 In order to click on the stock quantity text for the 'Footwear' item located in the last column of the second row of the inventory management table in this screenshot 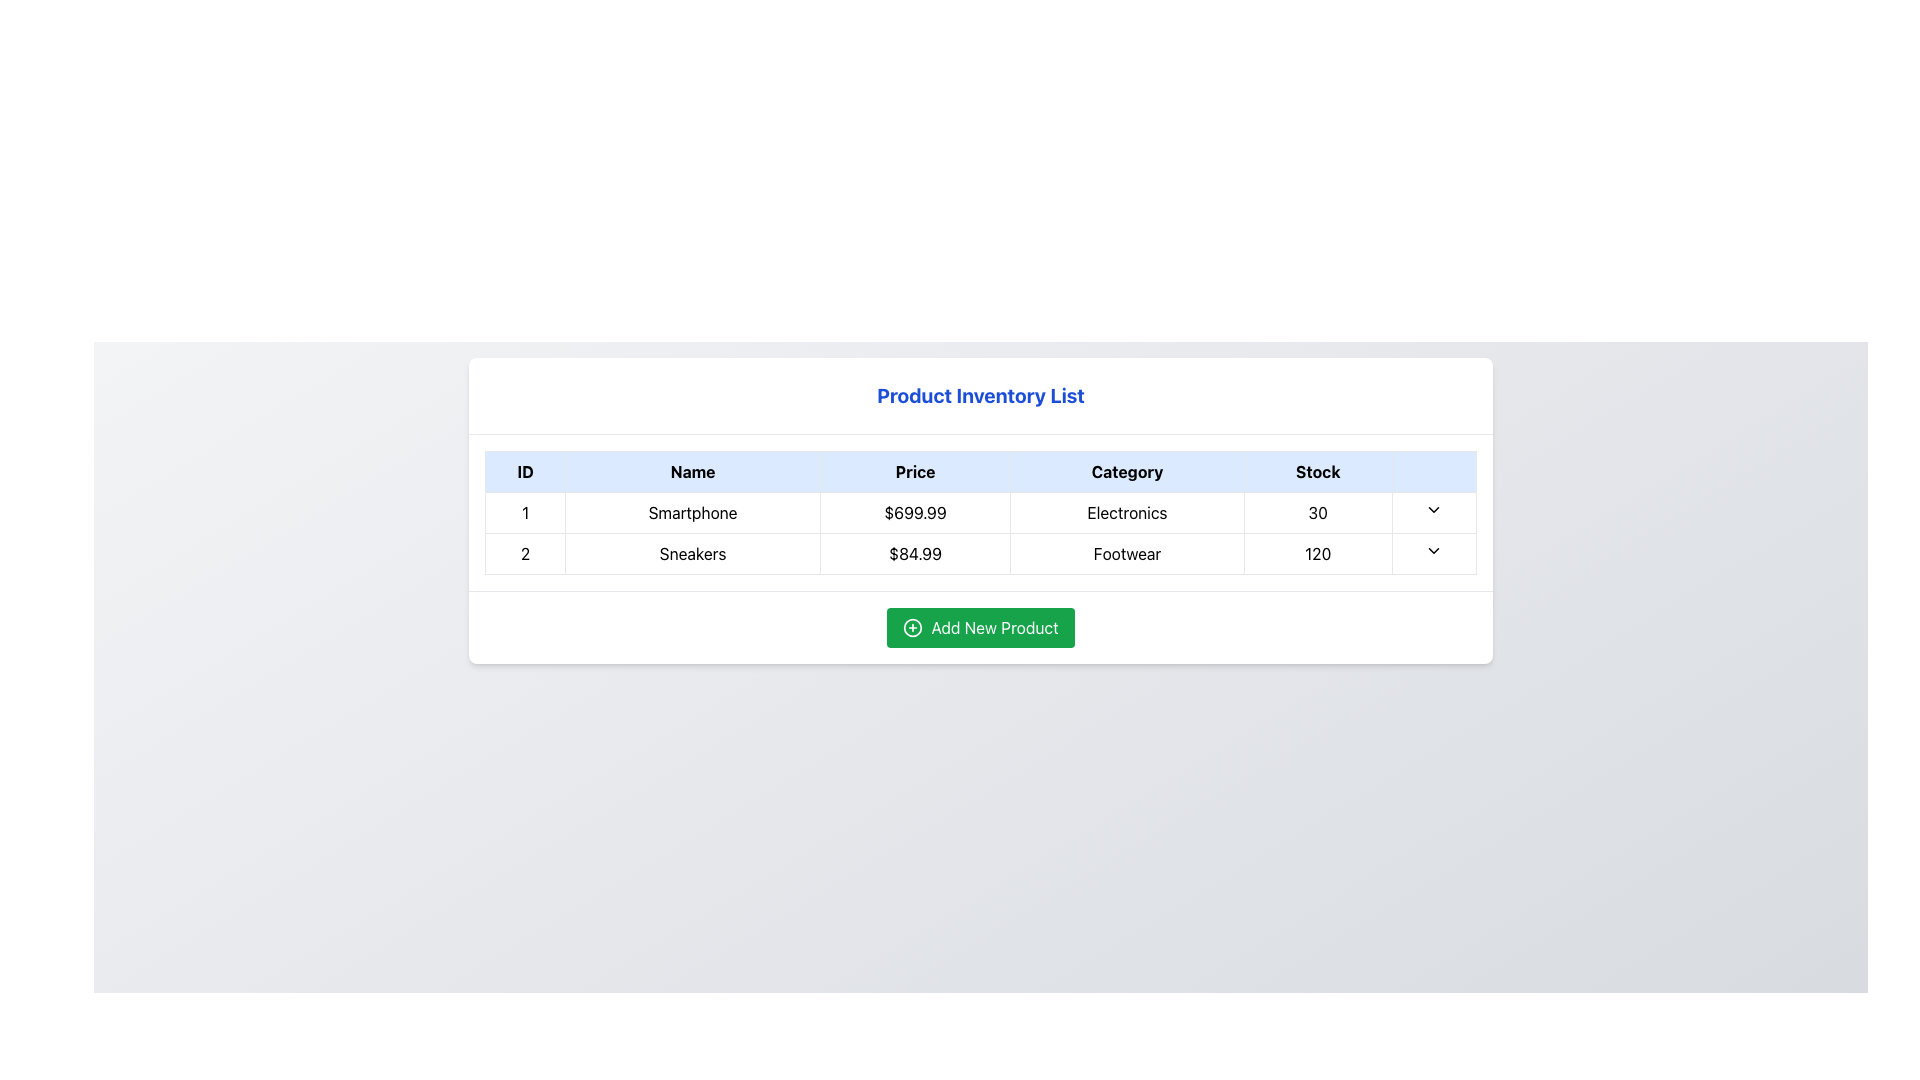, I will do `click(1318, 554)`.